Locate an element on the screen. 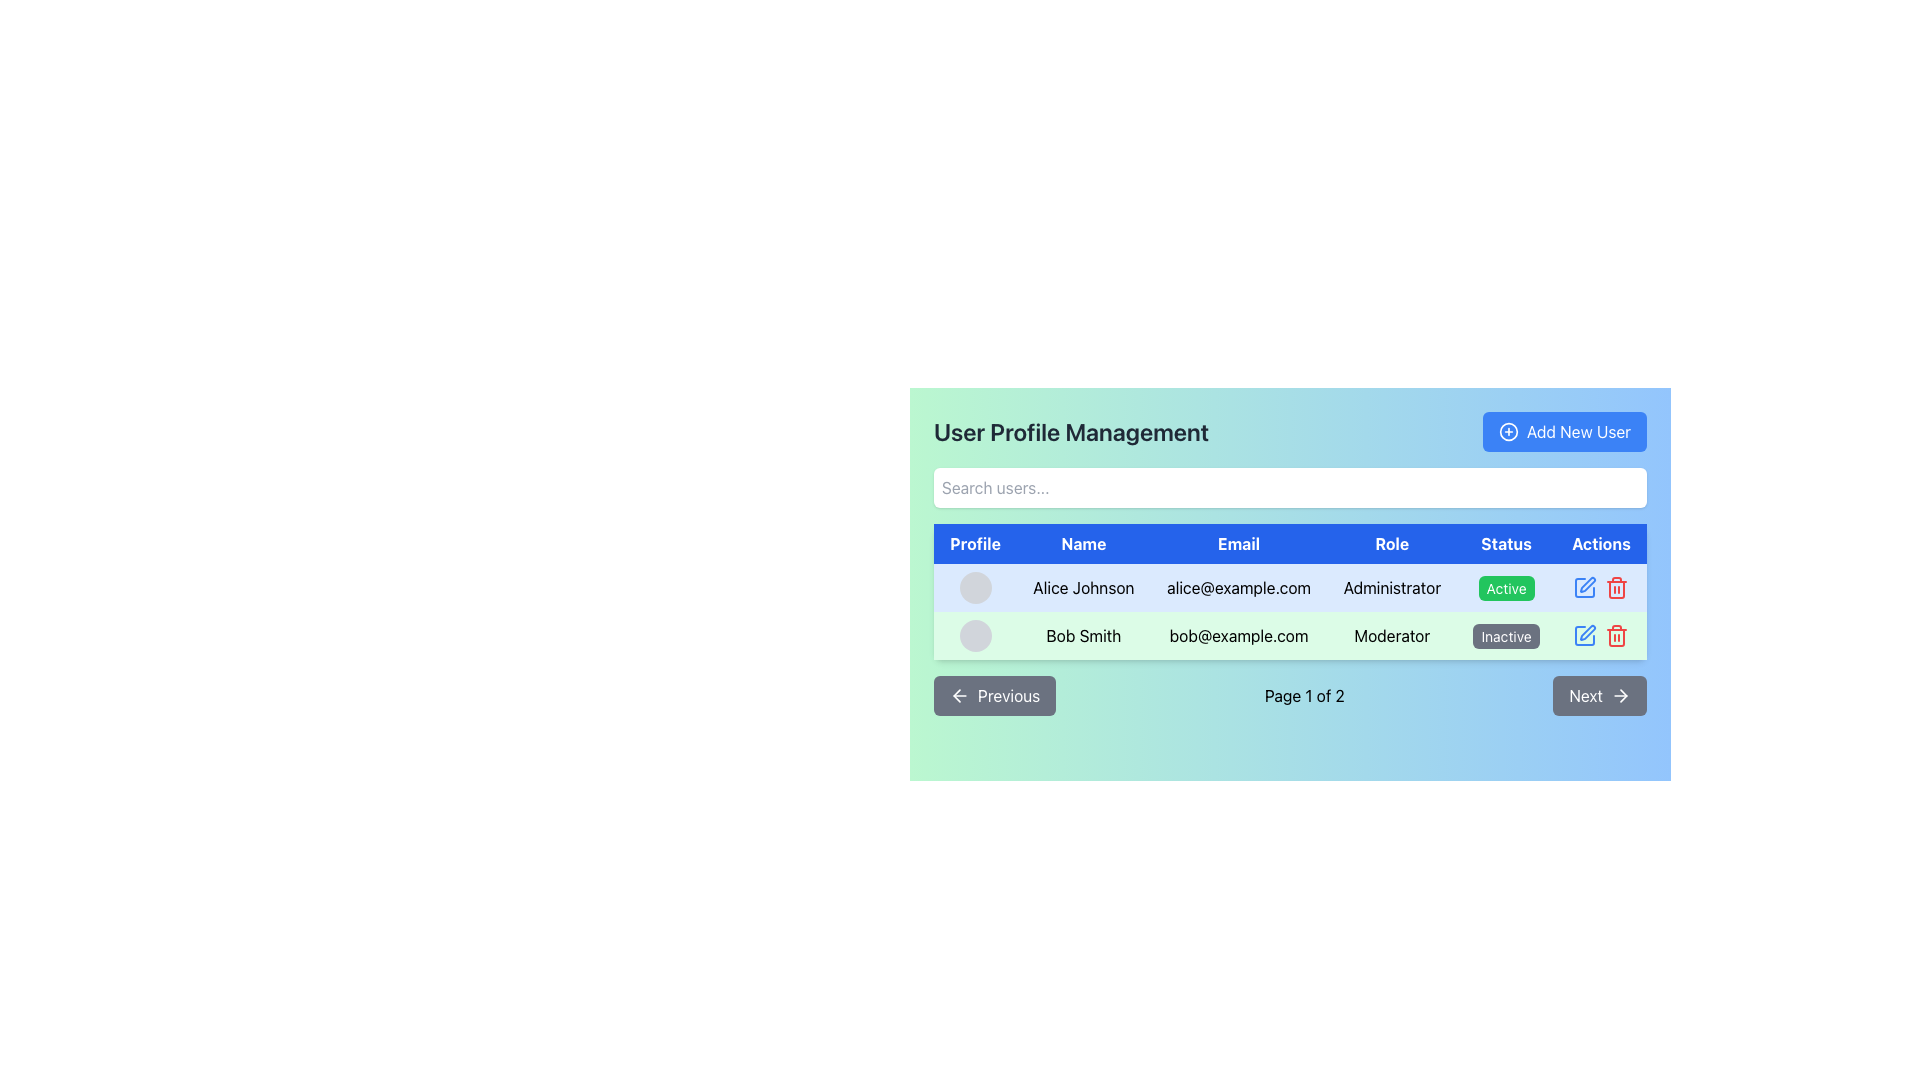 This screenshot has width=1920, height=1080. the middle part of the trash bin icon in the 'Actions' column of the user management table for deletion is located at coordinates (1617, 589).